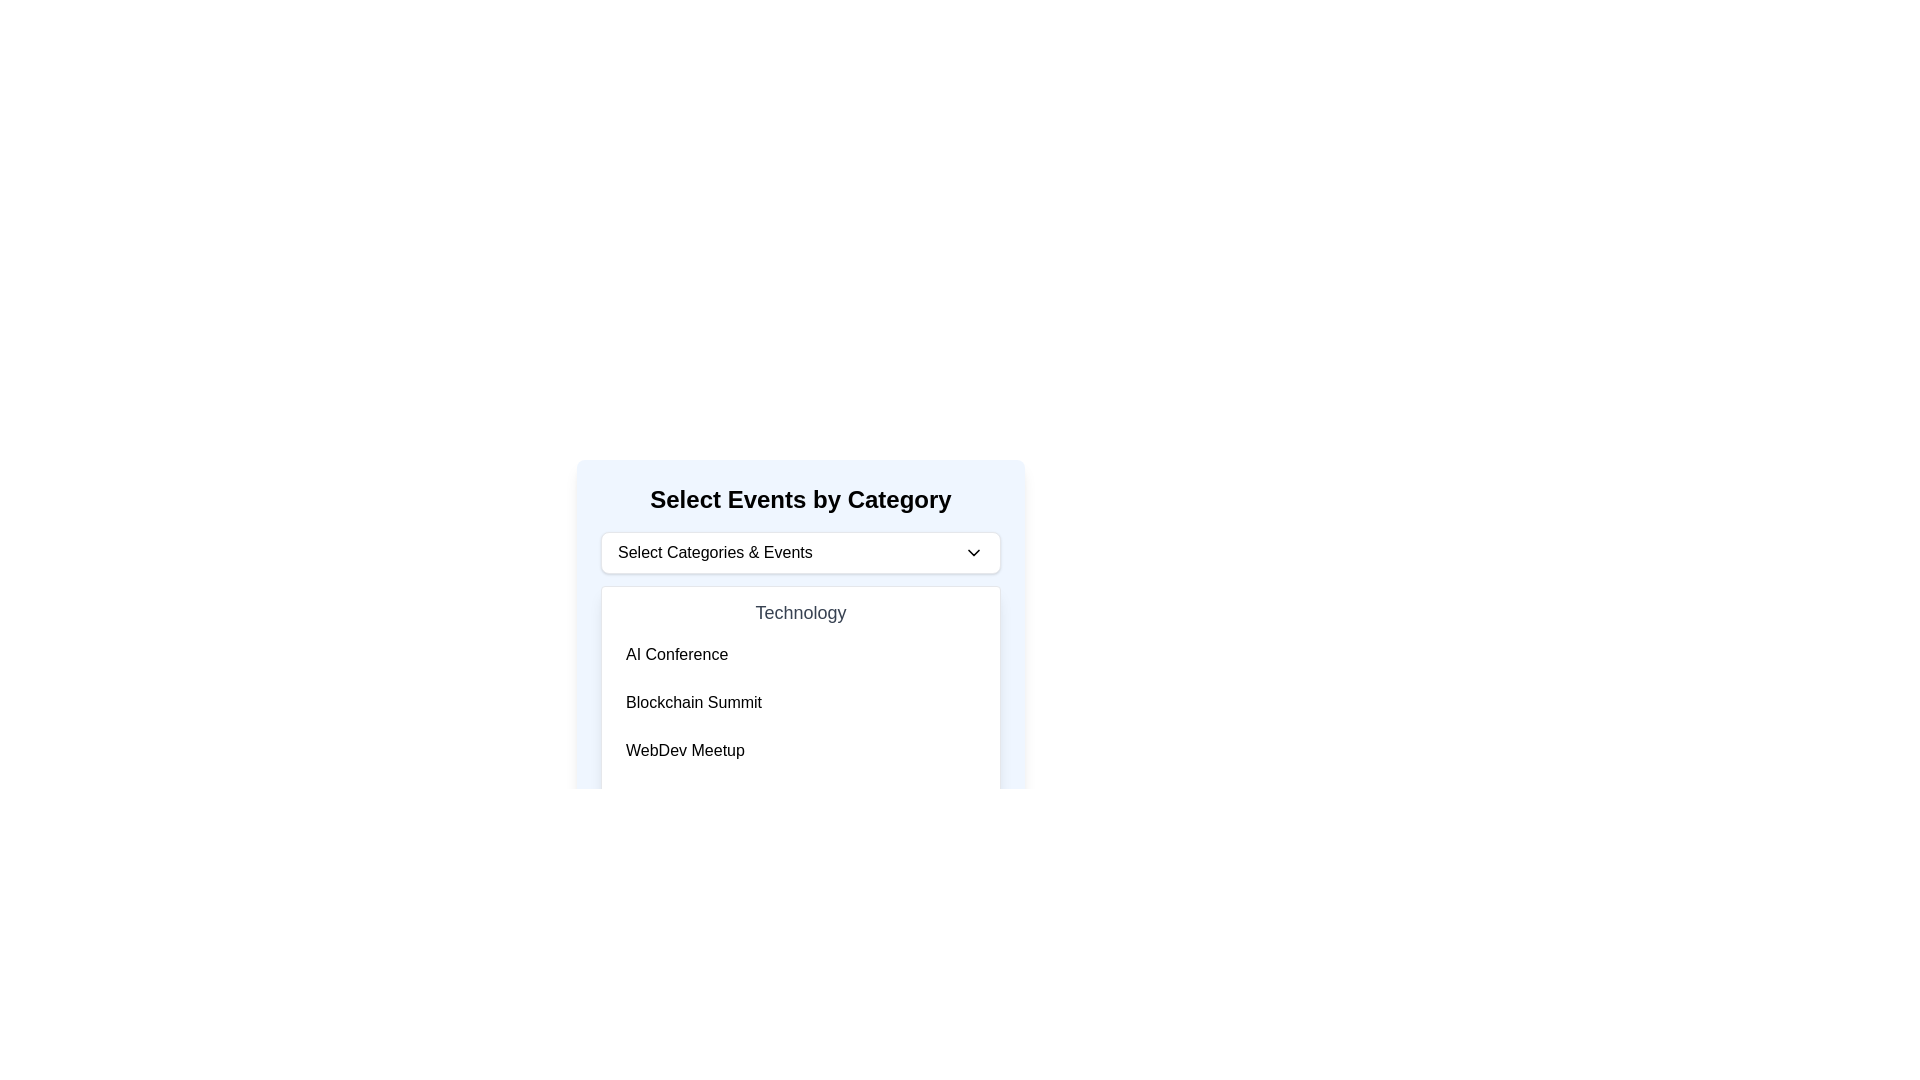  Describe the element at coordinates (801, 612) in the screenshot. I see `the Text label that serves as a category title for the events, located at the top of the vertical list in the 'Select Events by Category' section` at that location.